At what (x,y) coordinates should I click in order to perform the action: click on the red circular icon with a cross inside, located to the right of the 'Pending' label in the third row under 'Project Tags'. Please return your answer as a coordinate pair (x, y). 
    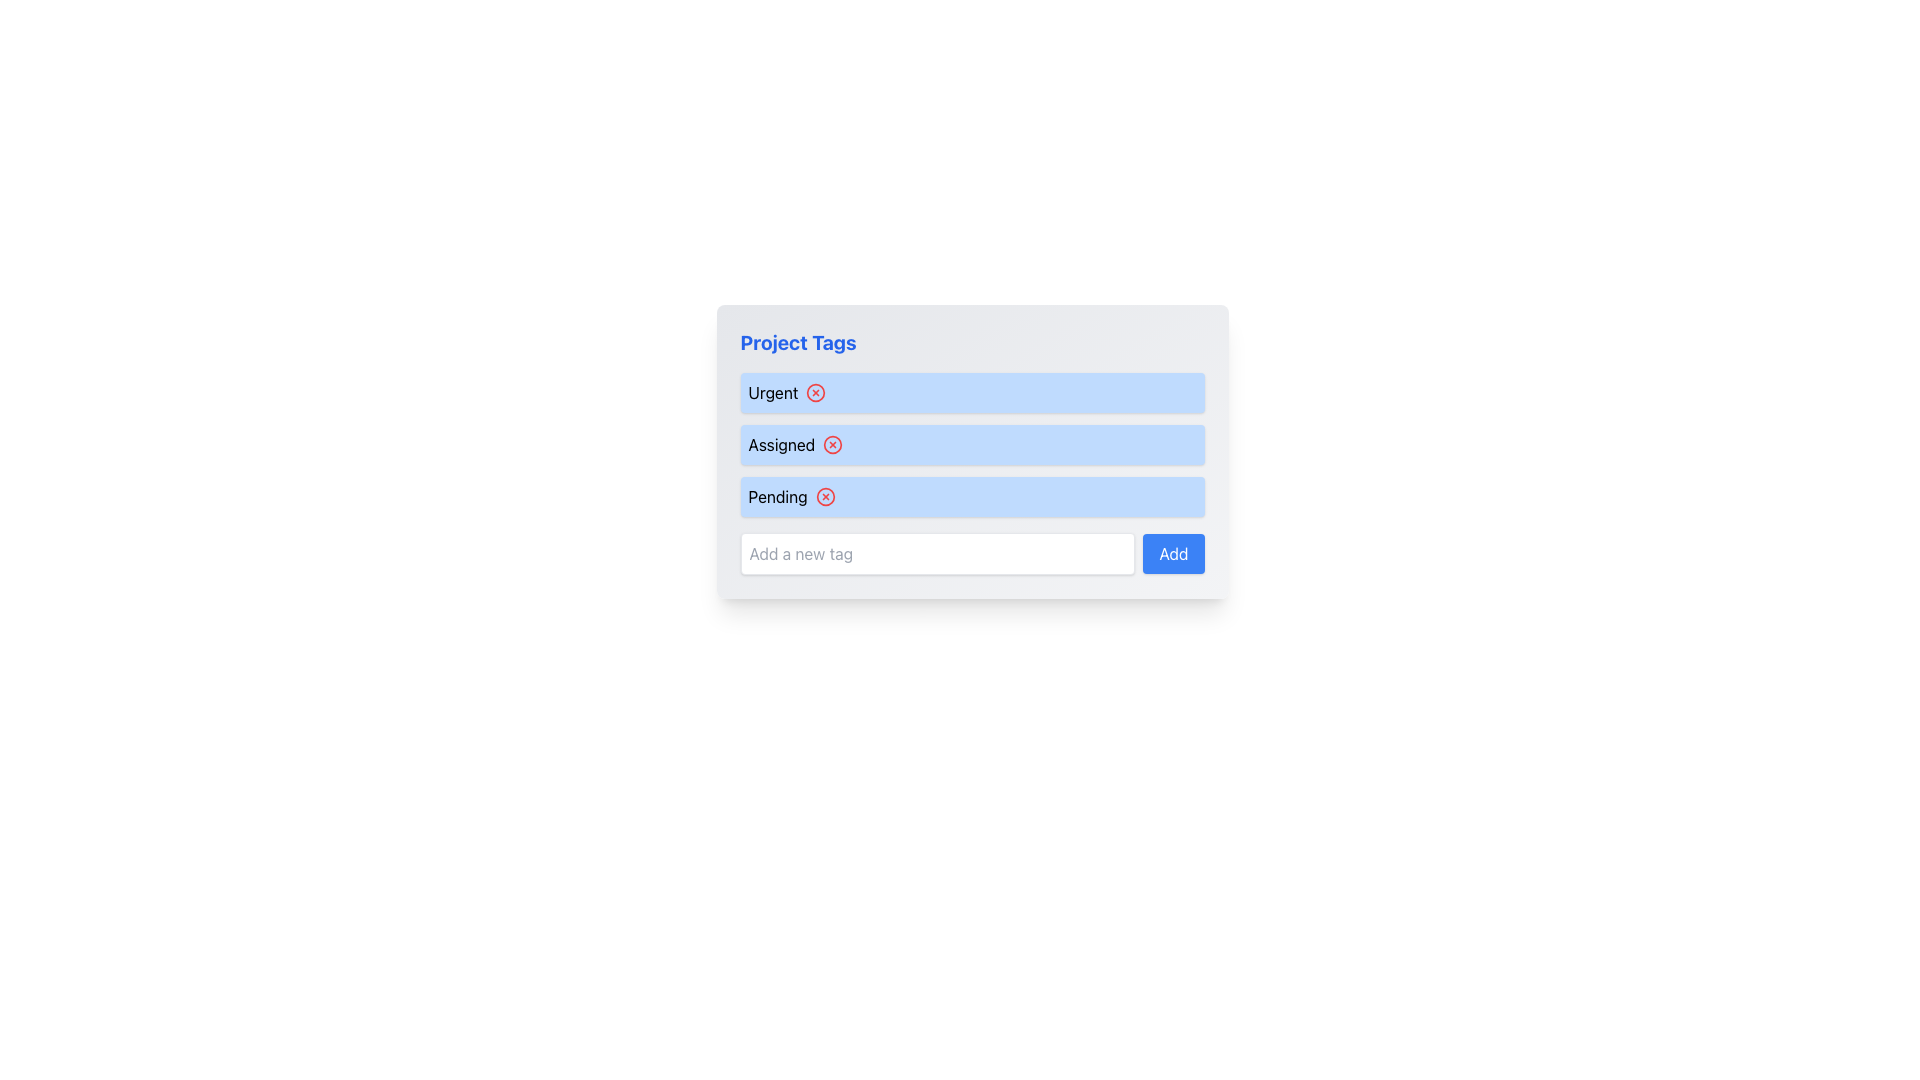
    Looking at the image, I should click on (825, 496).